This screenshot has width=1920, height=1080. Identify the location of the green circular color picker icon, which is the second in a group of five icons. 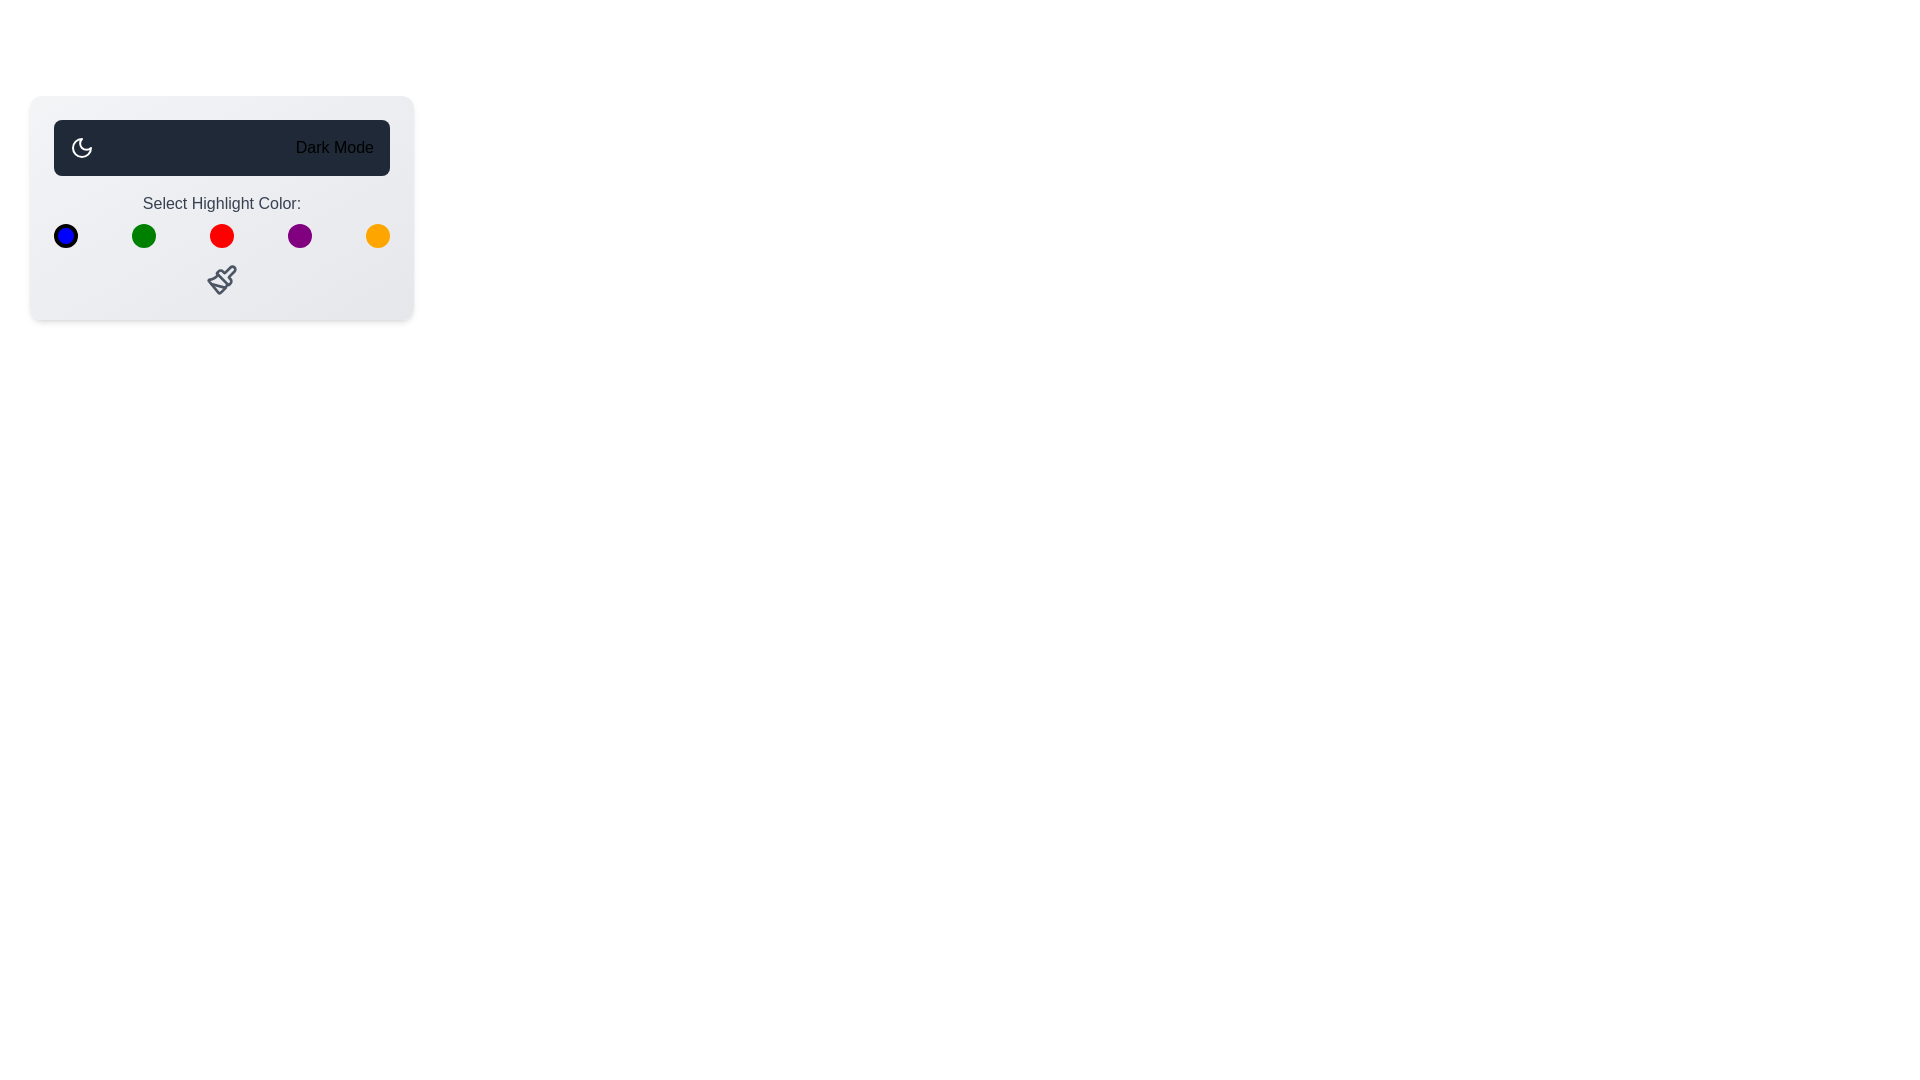
(143, 234).